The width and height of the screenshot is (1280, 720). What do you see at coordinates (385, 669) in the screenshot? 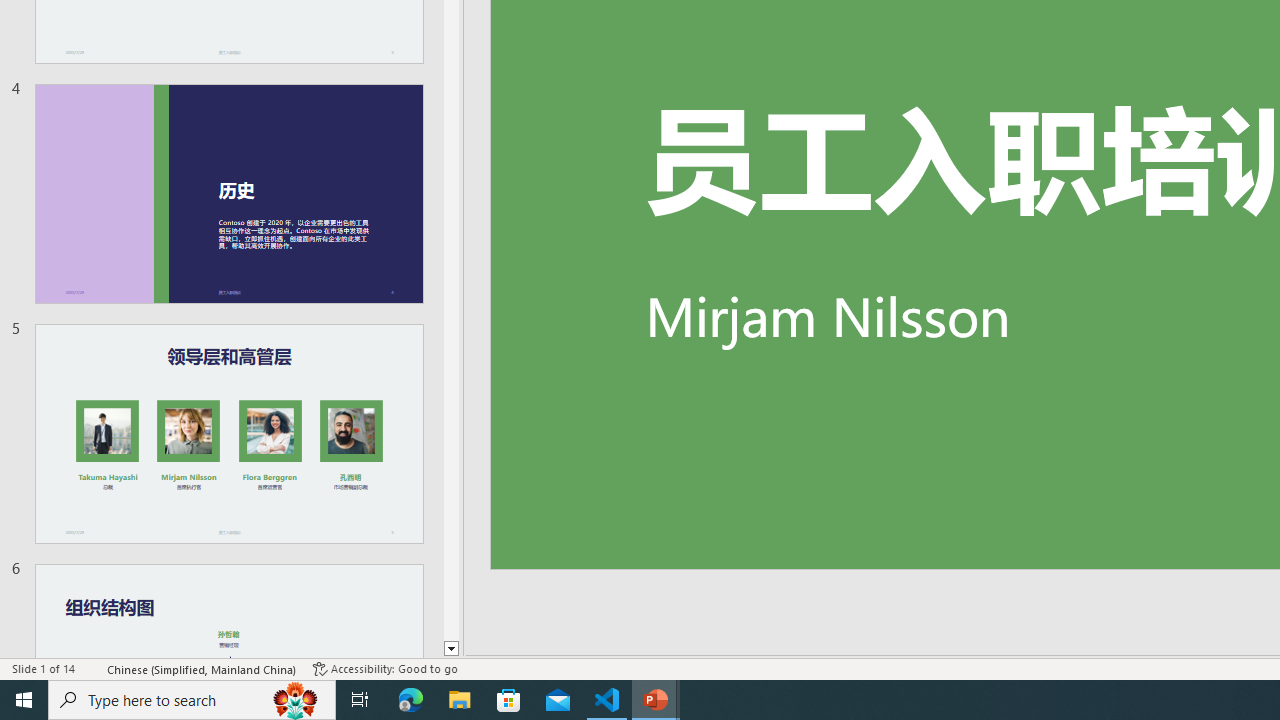
I see `'Accessibility Checker Accessibility: Good to go'` at bounding box center [385, 669].